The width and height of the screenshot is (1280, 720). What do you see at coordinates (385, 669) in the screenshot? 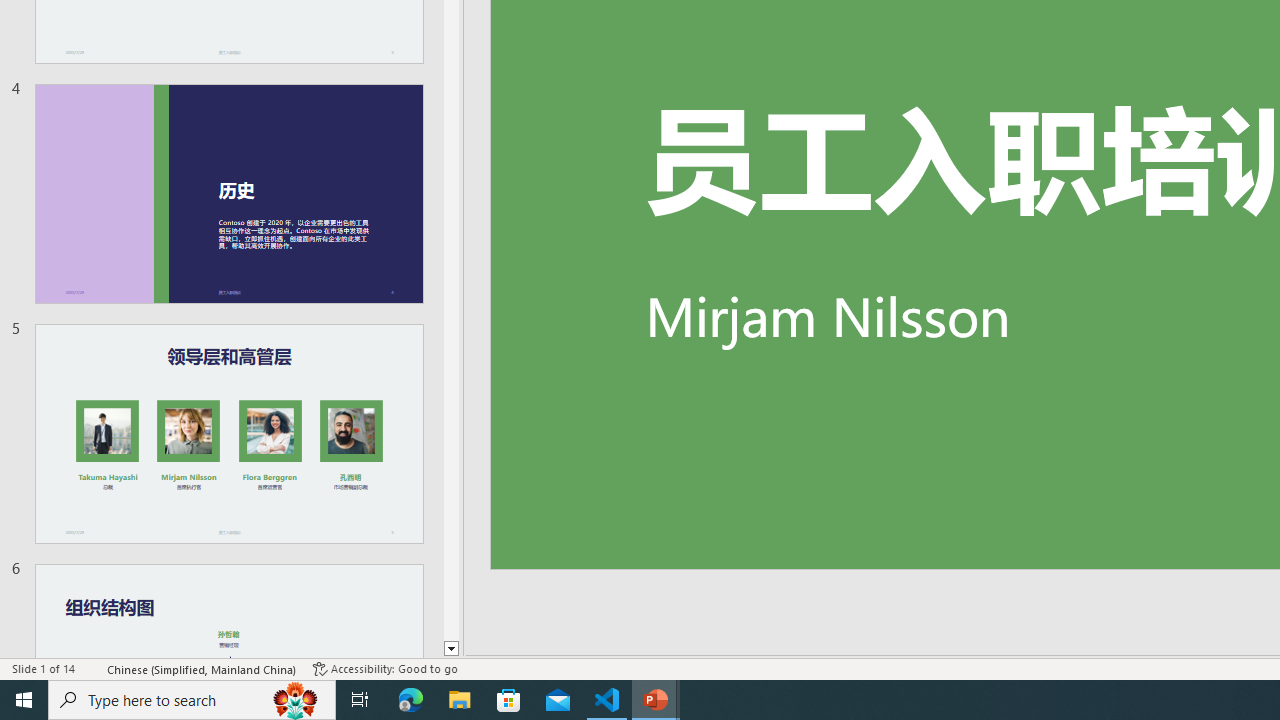
I see `'Accessibility Checker Accessibility: Good to go'` at bounding box center [385, 669].